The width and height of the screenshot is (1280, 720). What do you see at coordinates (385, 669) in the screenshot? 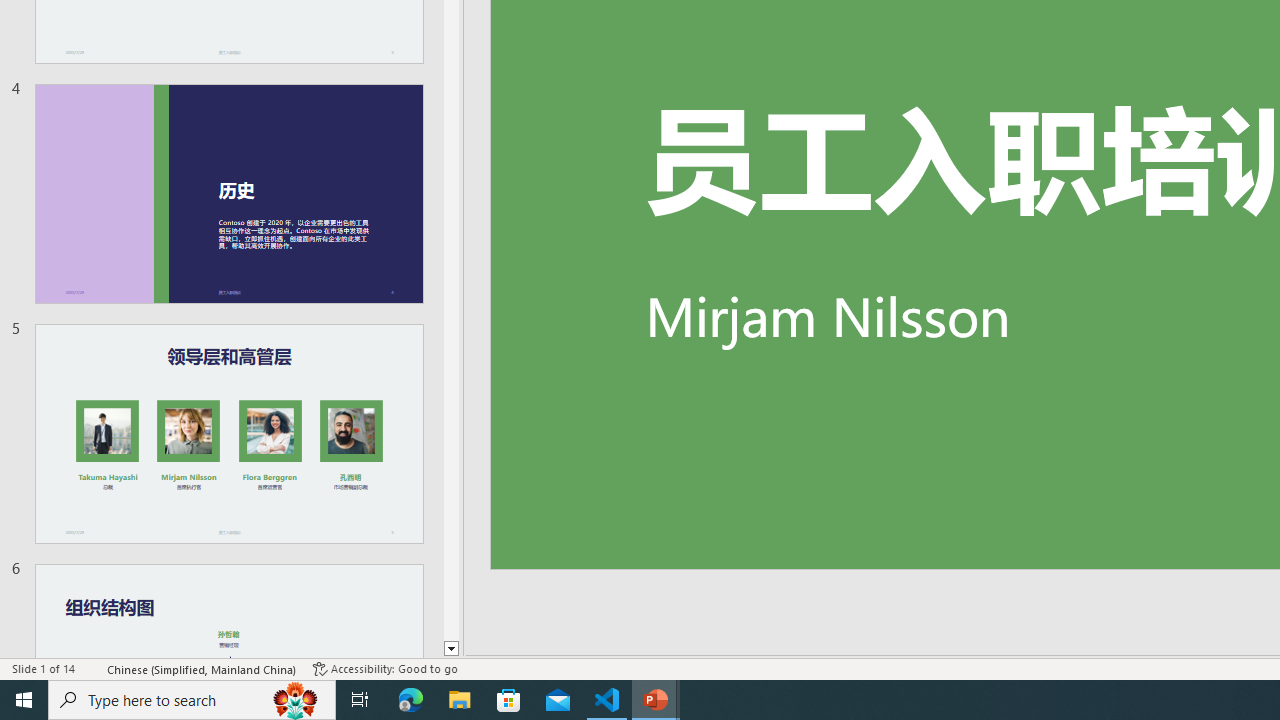
I see `'Accessibility Checker Accessibility: Good to go'` at bounding box center [385, 669].